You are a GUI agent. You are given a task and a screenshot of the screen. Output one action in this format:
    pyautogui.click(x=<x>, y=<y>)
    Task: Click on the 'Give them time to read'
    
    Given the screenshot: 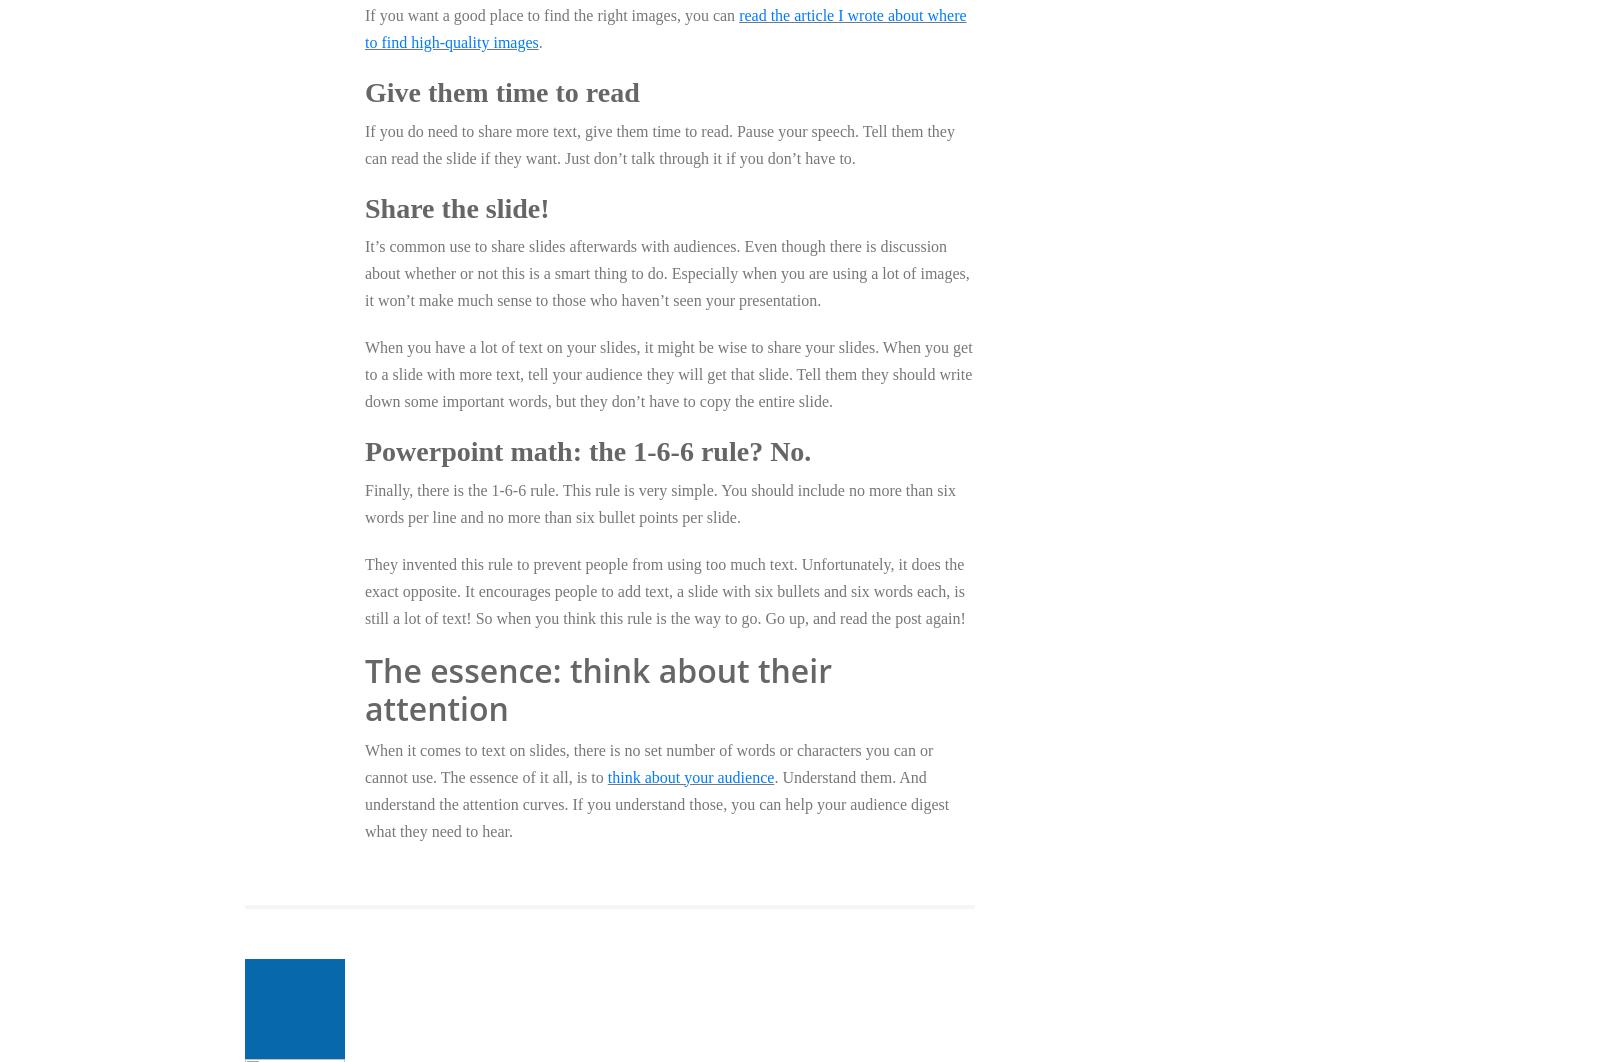 What is the action you would take?
    pyautogui.click(x=500, y=91)
    